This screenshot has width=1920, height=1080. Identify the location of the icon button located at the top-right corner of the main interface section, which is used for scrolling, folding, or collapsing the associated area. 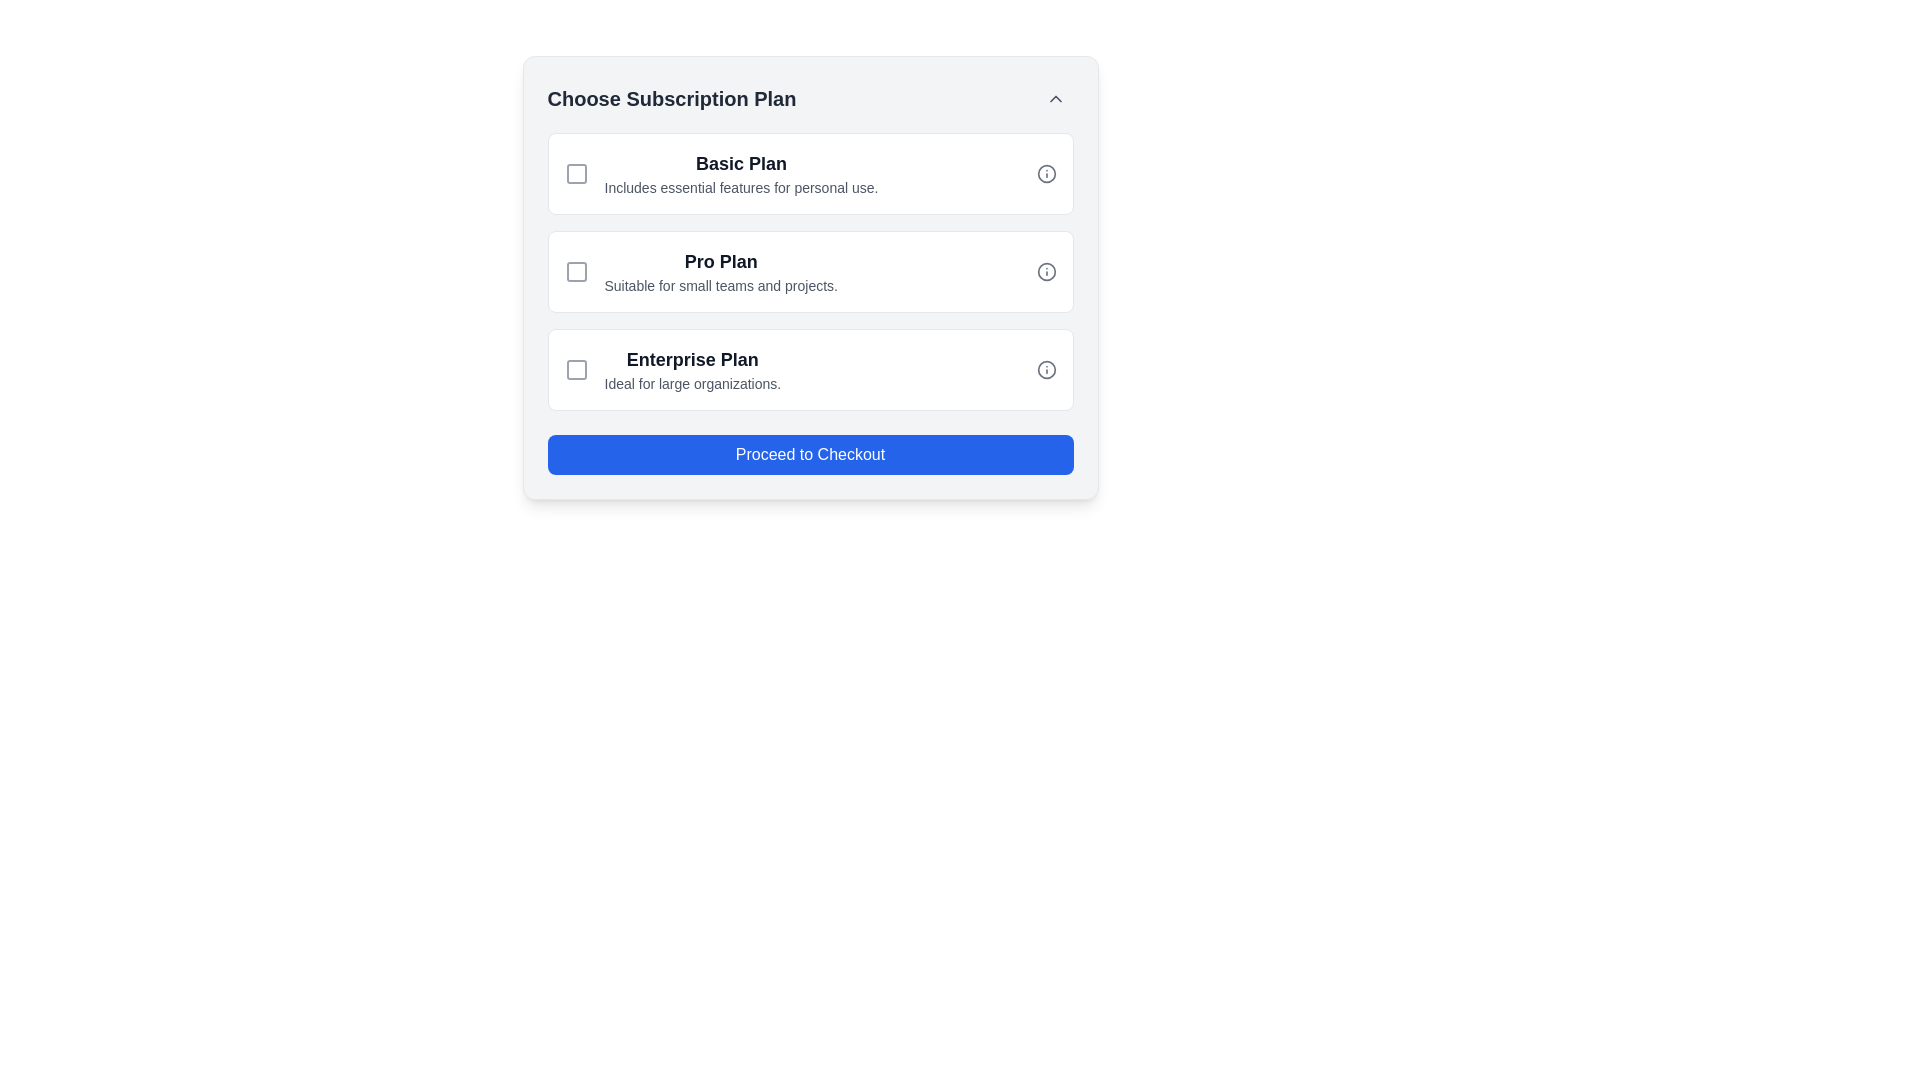
(1054, 99).